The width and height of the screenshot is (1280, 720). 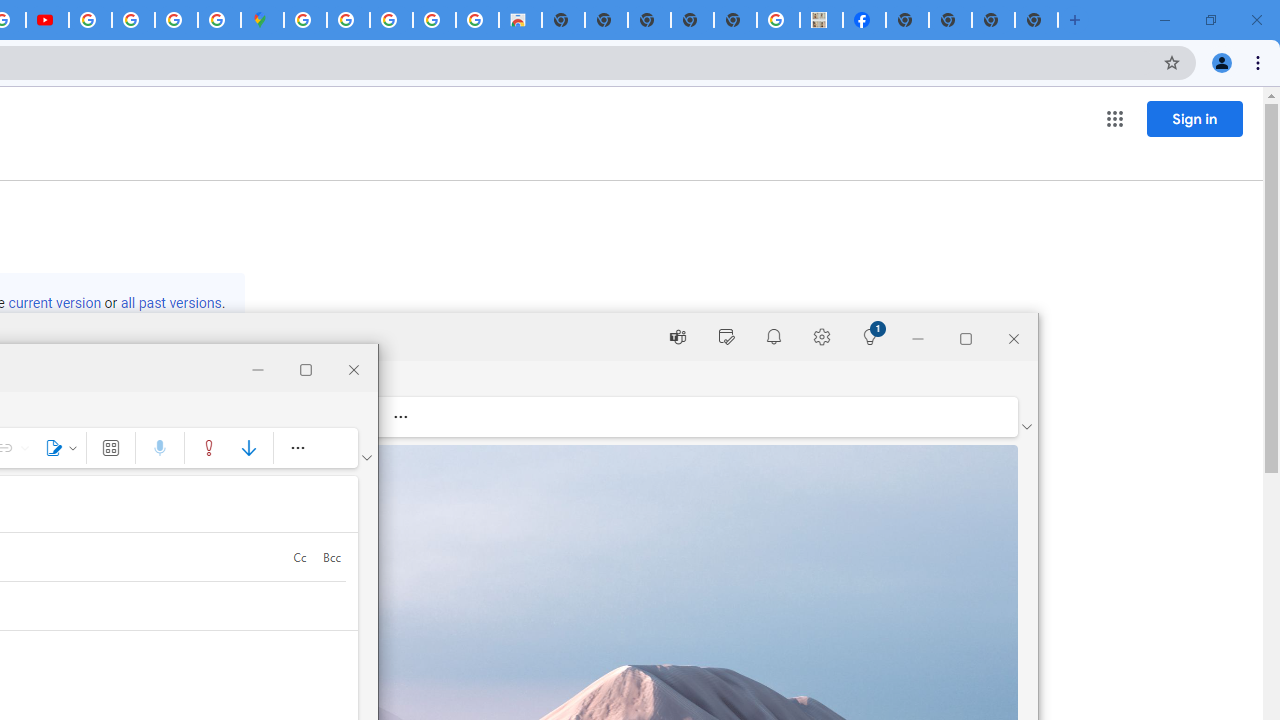 What do you see at coordinates (160, 446) in the screenshot?
I see `'Dictate'` at bounding box center [160, 446].